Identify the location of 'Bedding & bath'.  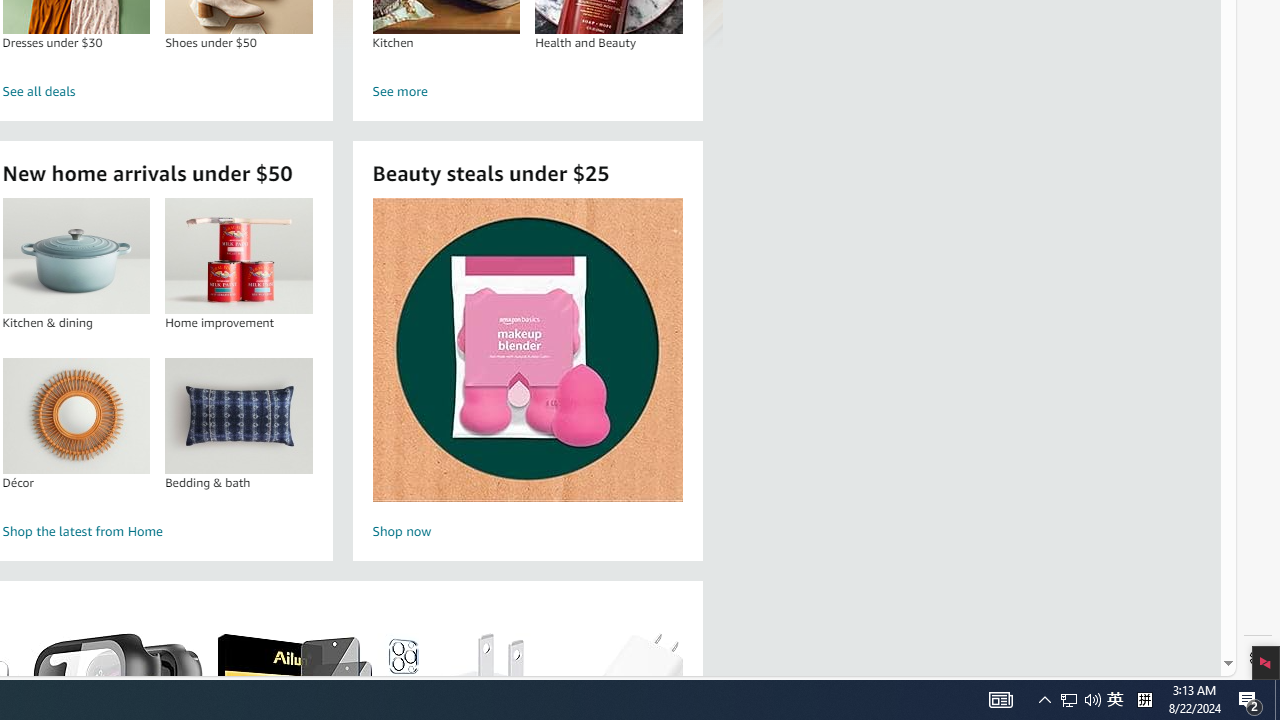
(239, 414).